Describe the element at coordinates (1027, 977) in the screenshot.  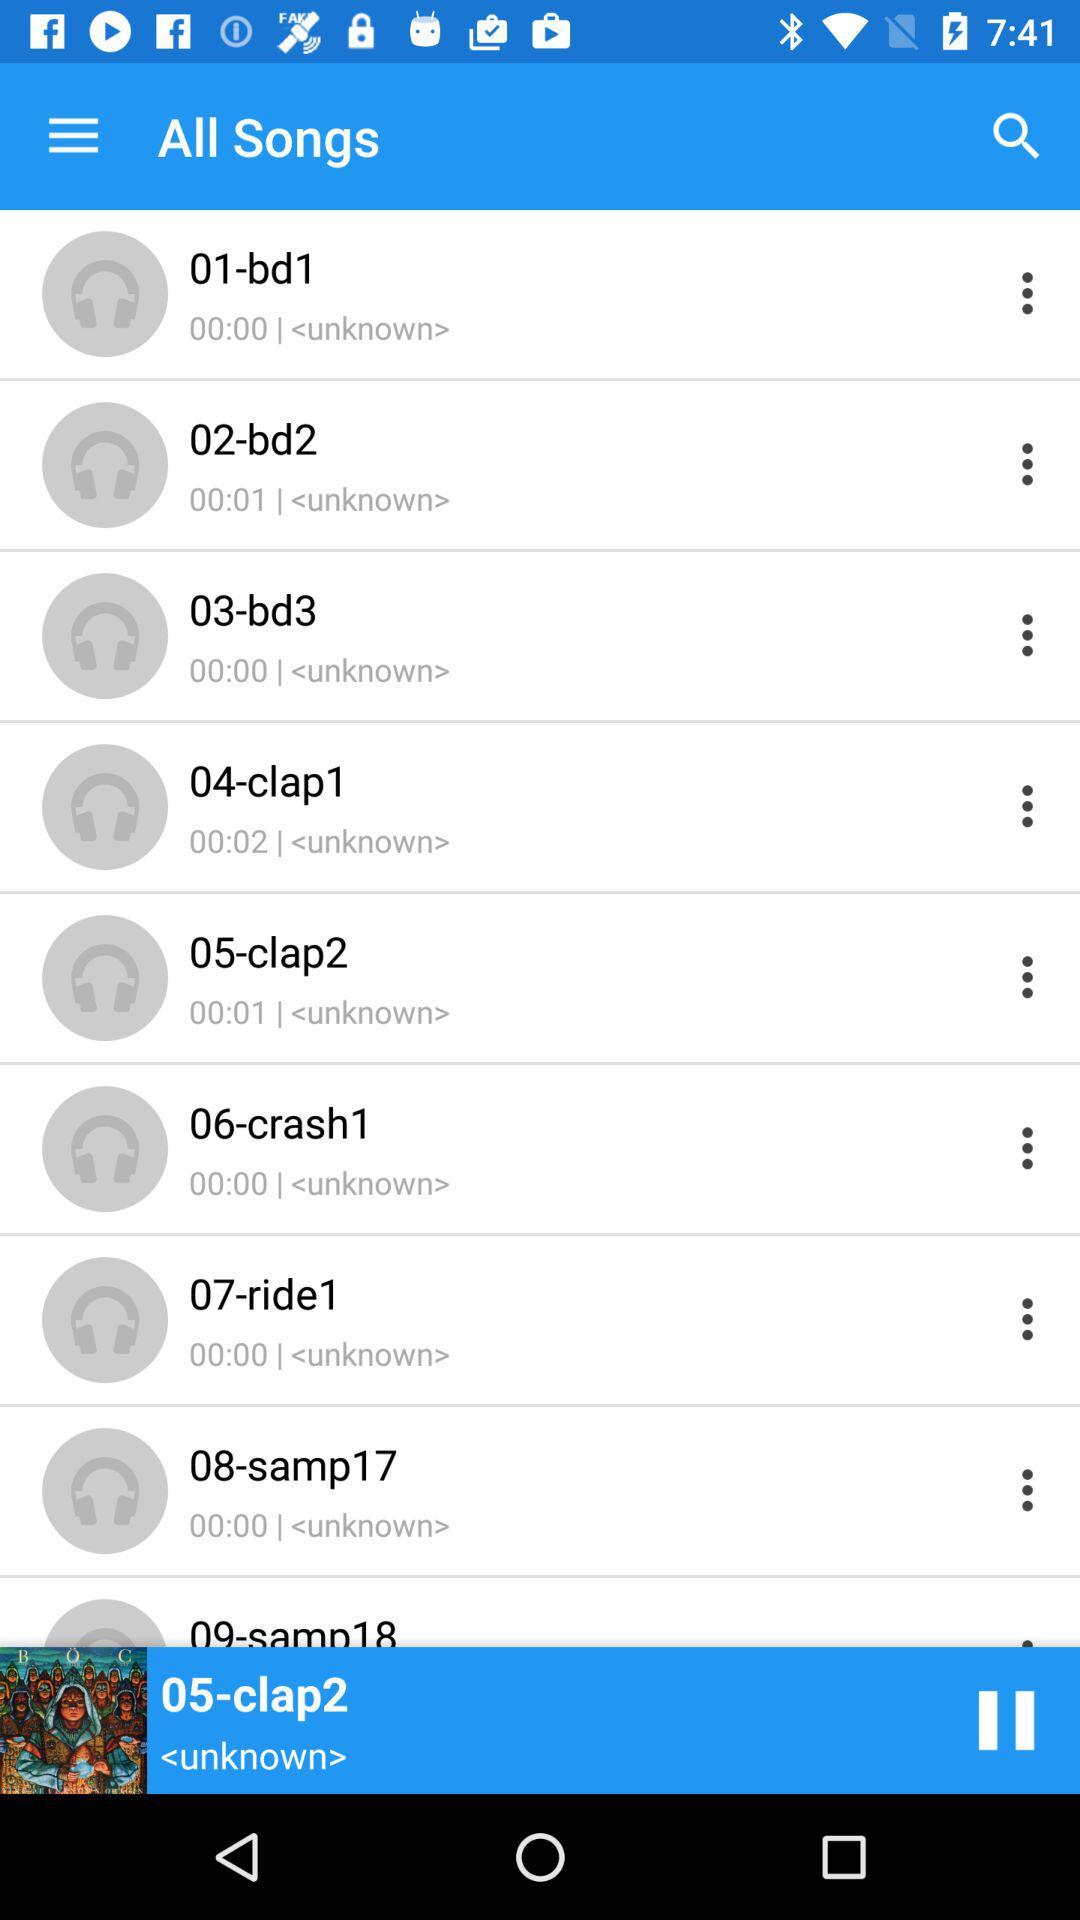
I see `open options` at that location.